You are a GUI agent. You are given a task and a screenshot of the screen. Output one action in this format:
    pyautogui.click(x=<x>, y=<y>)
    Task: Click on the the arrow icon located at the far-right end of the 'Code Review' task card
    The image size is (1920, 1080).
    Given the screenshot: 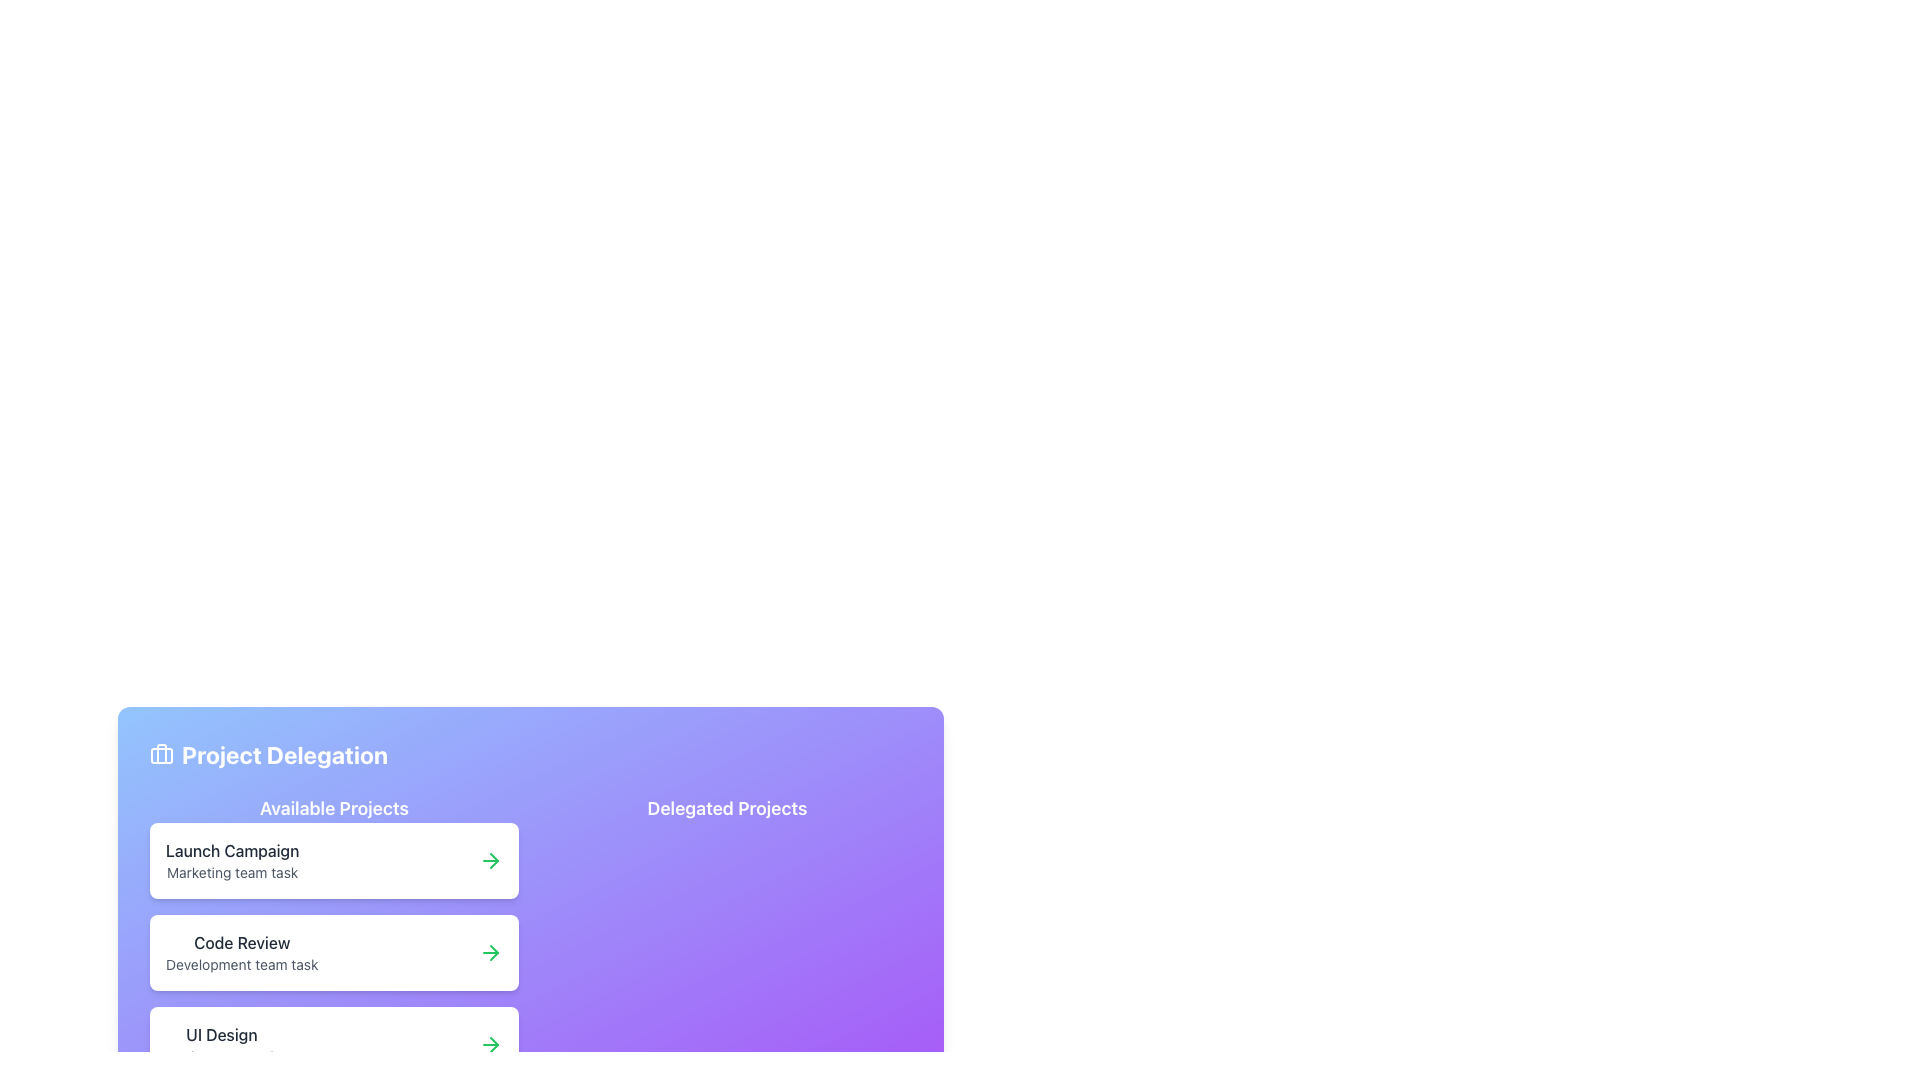 What is the action you would take?
    pyautogui.click(x=490, y=951)
    